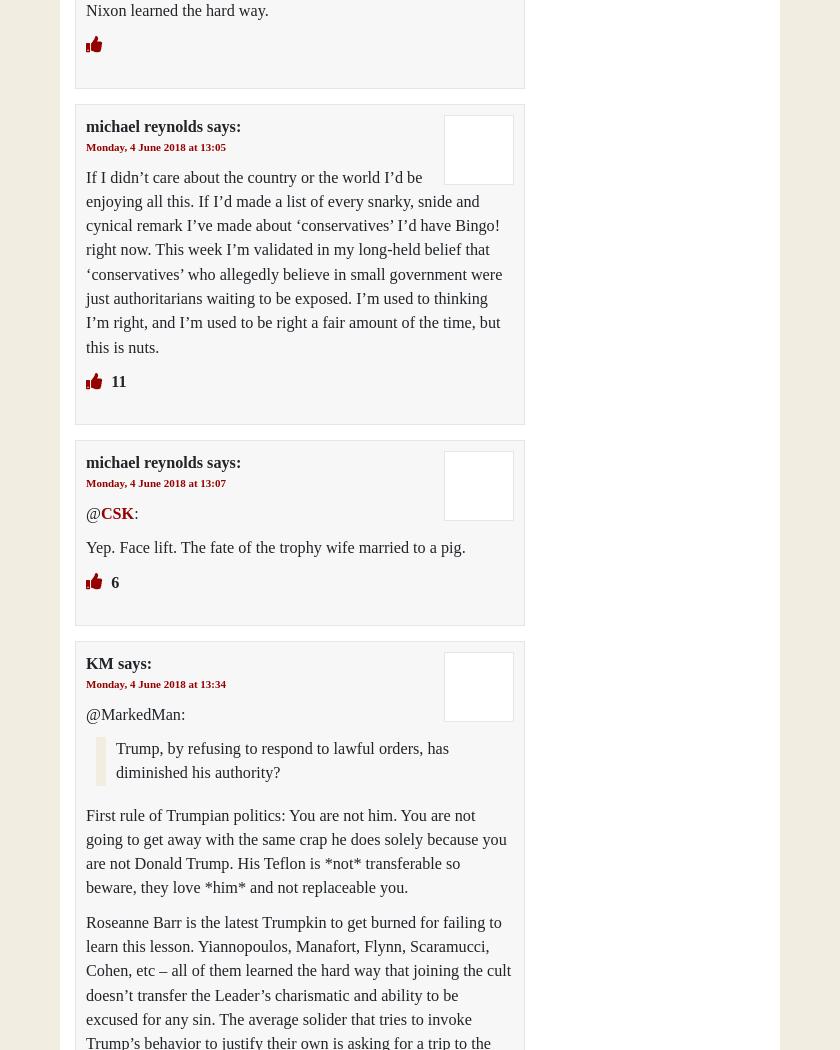 Image resolution: width=840 pixels, height=1050 pixels. Describe the element at coordinates (110, 381) in the screenshot. I see `'11'` at that location.